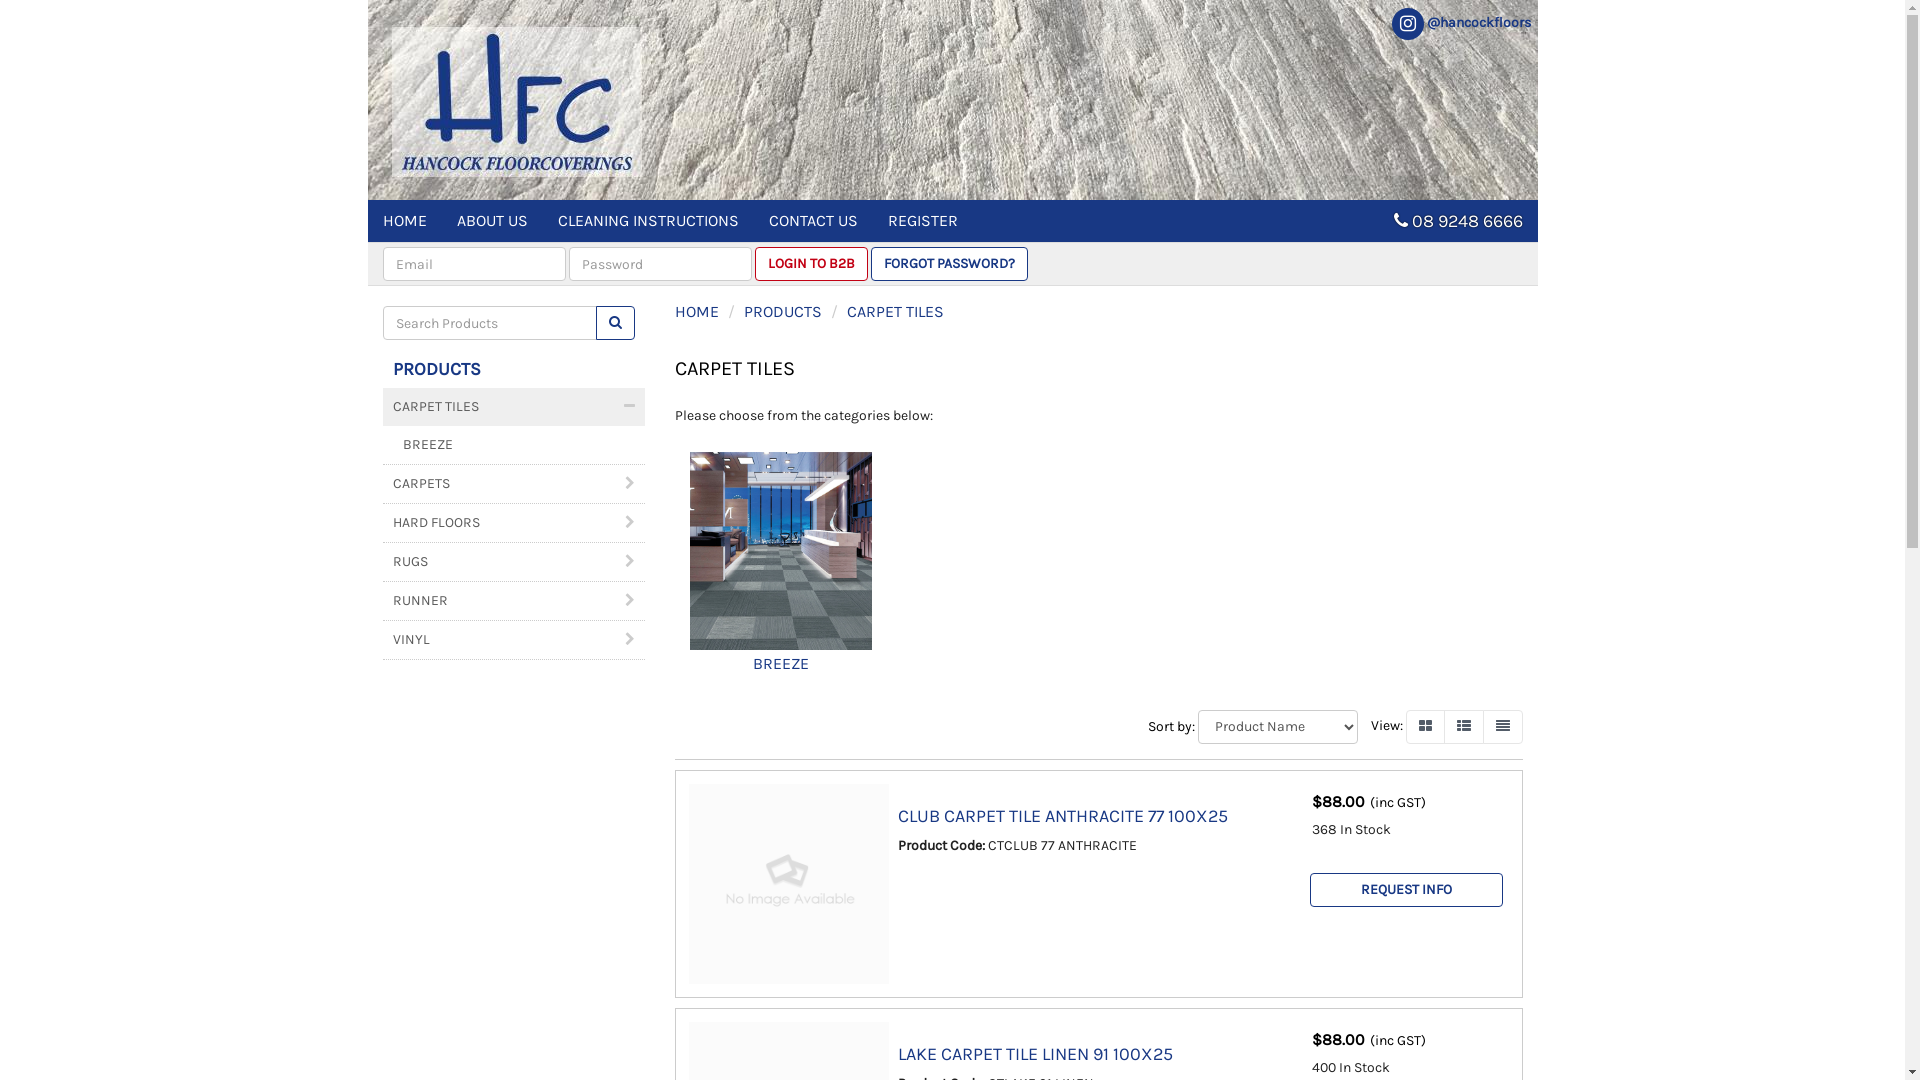 This screenshot has height=1080, width=1920. I want to click on 'CONTACT US', so click(813, 220).